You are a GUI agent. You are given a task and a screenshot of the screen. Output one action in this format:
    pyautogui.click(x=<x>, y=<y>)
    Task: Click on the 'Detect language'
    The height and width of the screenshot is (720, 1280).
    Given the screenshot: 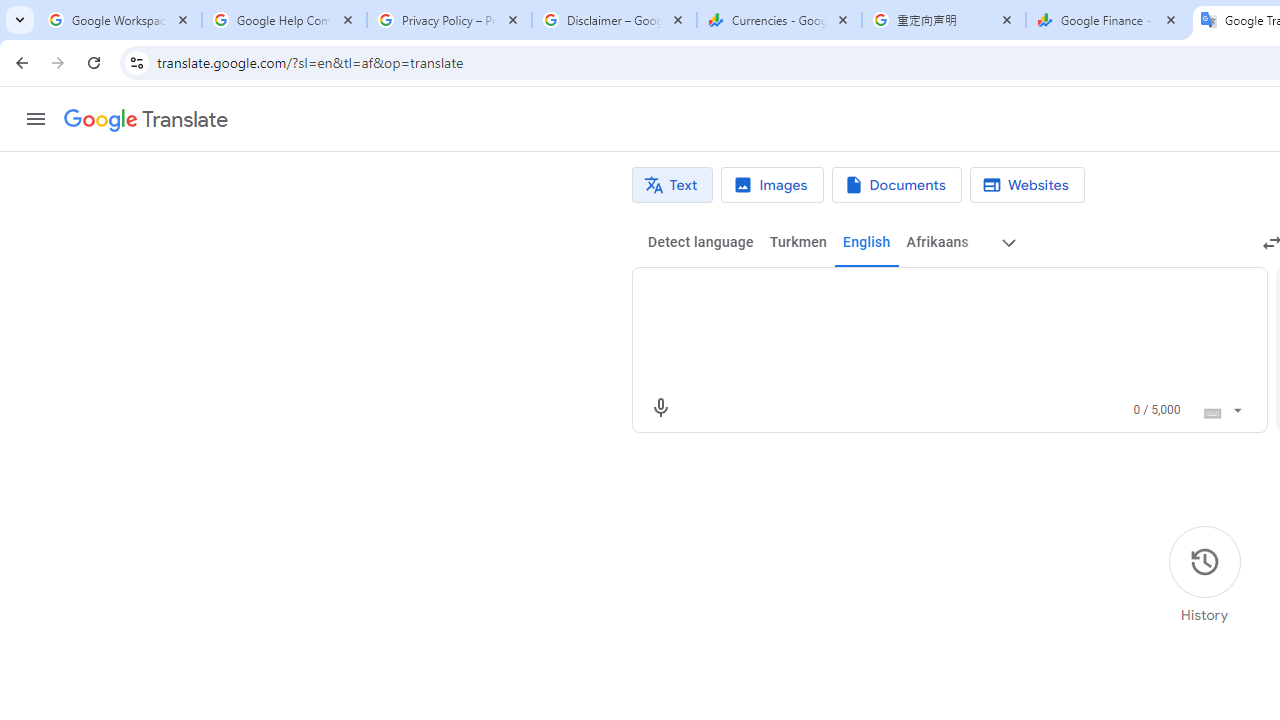 What is the action you would take?
    pyautogui.click(x=700, y=242)
    